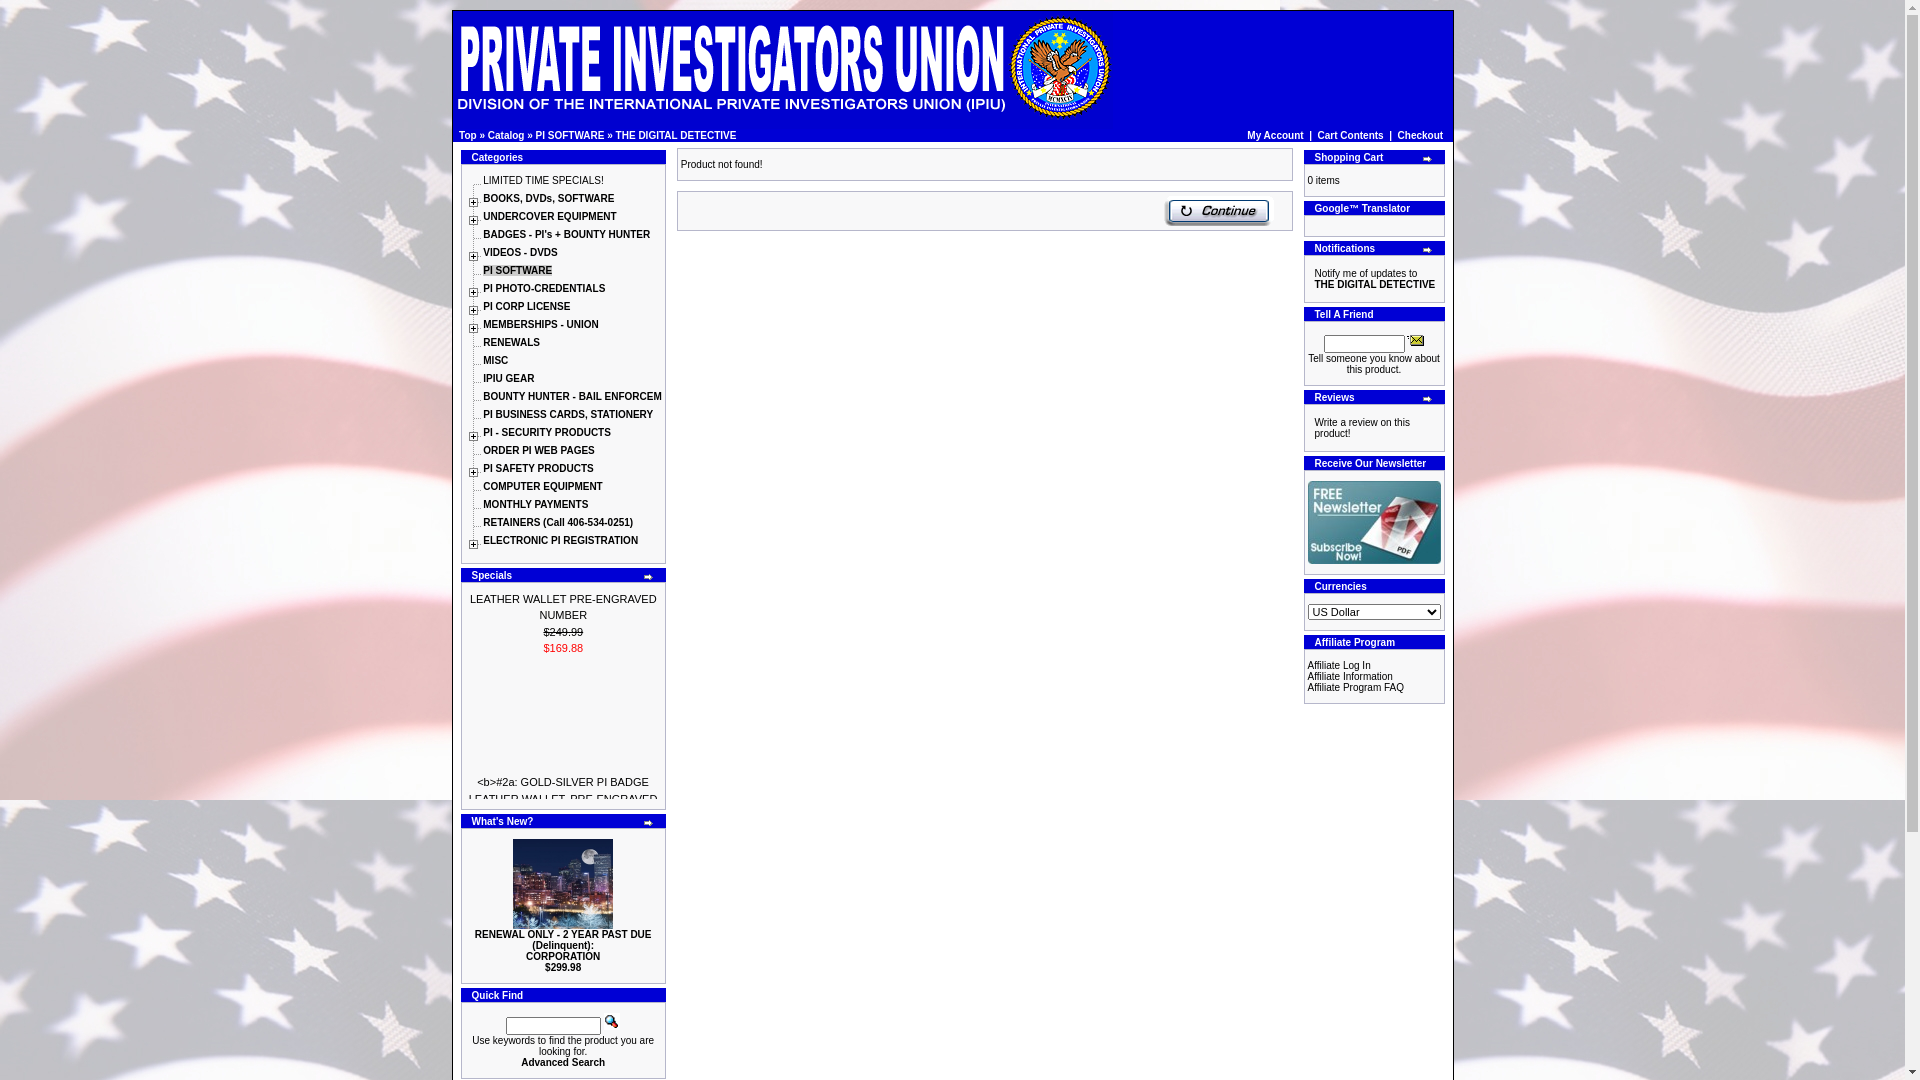  I want to click on 'PI PHOTO-CREDENTIALS', so click(543, 288).